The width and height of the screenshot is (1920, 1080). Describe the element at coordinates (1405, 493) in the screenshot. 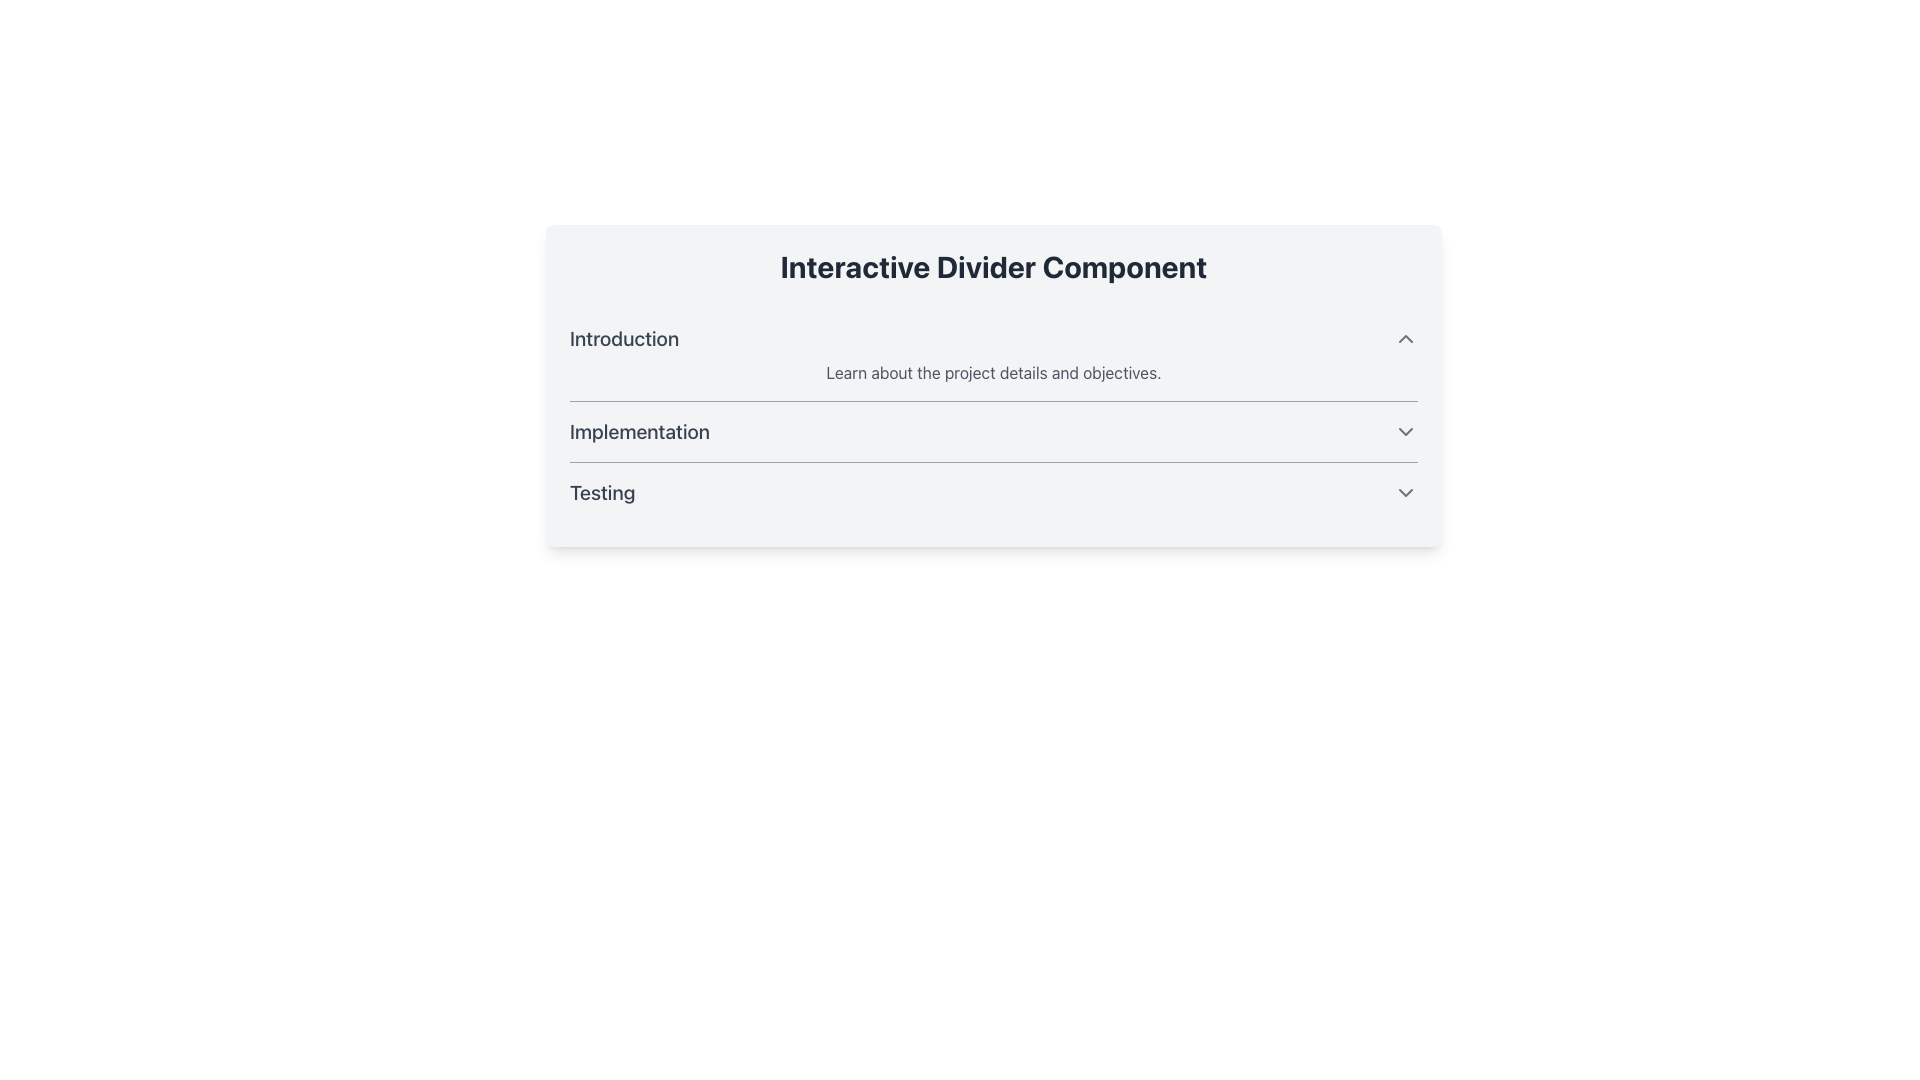

I see `the Chevron Toggle icon located at the far right of the 'Testing' section to observe any visual effects` at that location.